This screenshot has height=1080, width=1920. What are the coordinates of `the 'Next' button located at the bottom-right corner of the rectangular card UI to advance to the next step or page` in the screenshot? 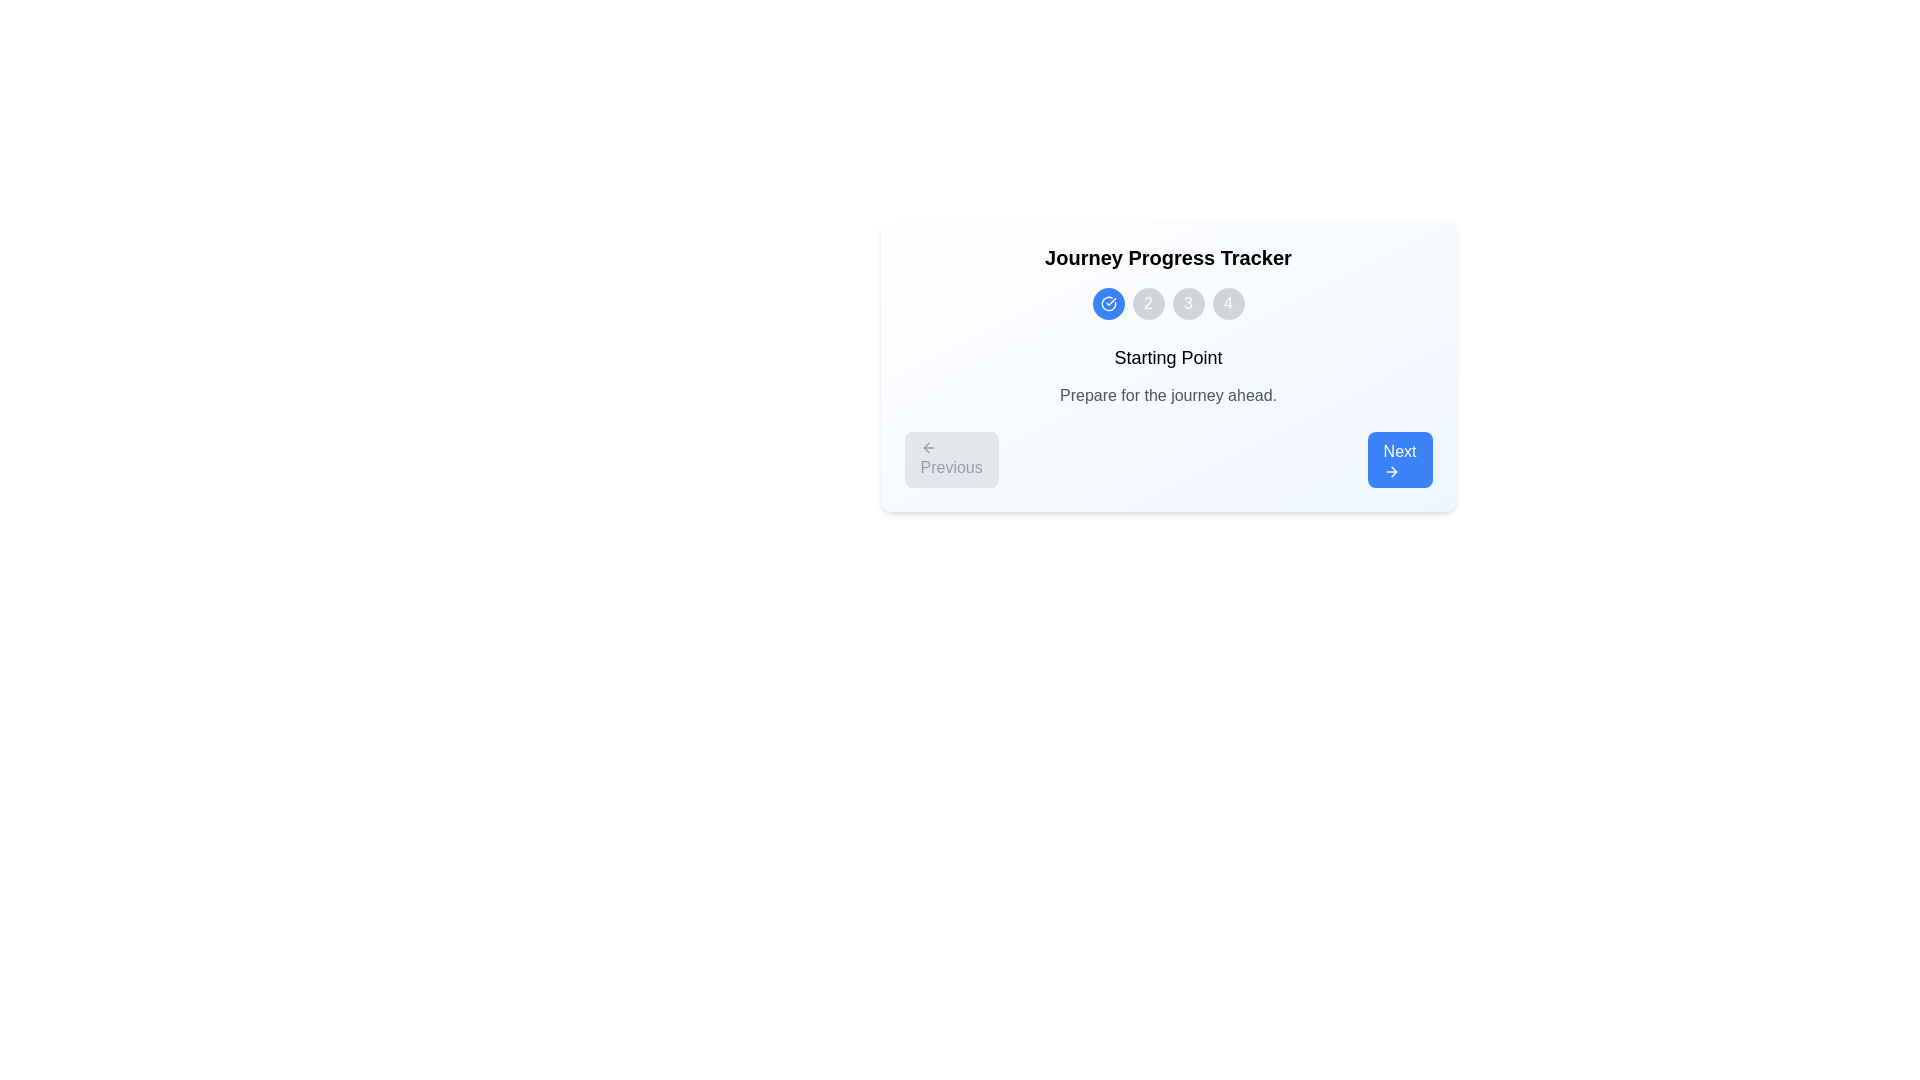 It's located at (1390, 471).